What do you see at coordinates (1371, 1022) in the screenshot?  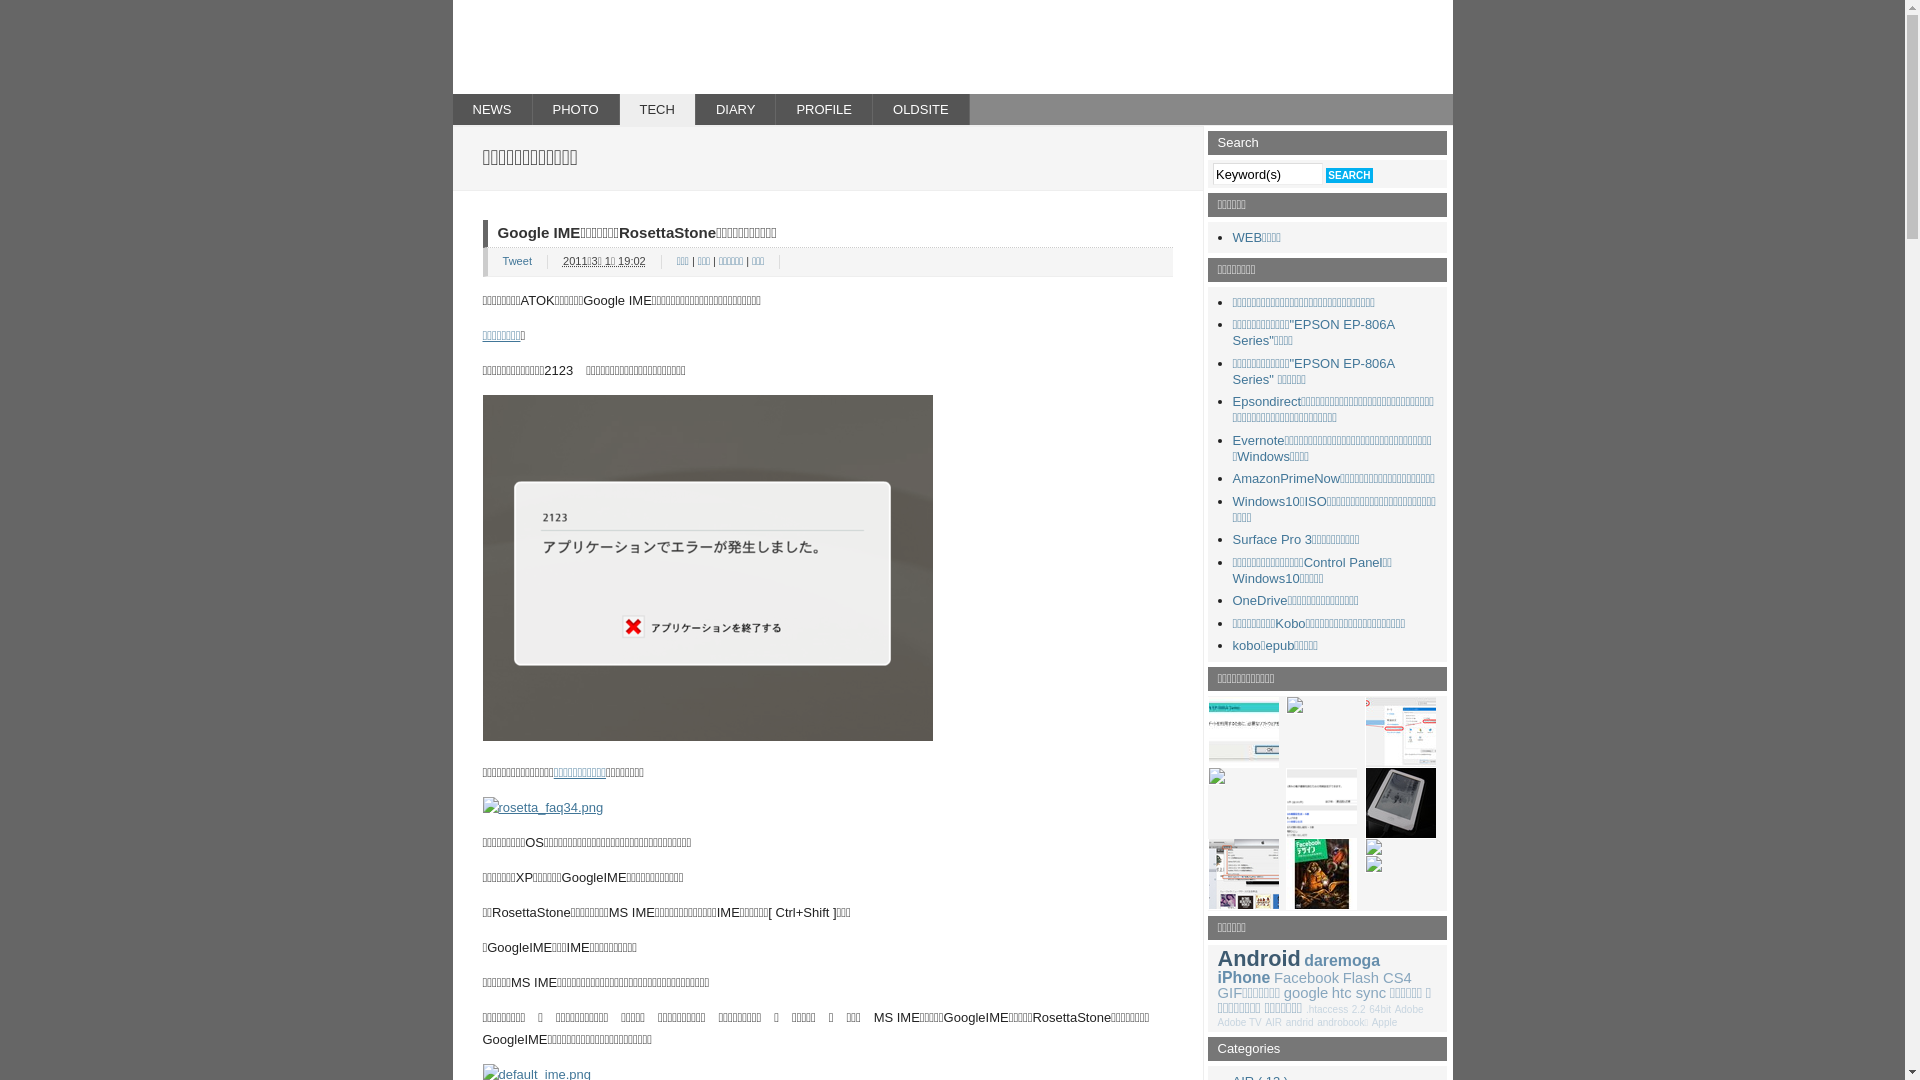 I see `'Apple'` at bounding box center [1371, 1022].